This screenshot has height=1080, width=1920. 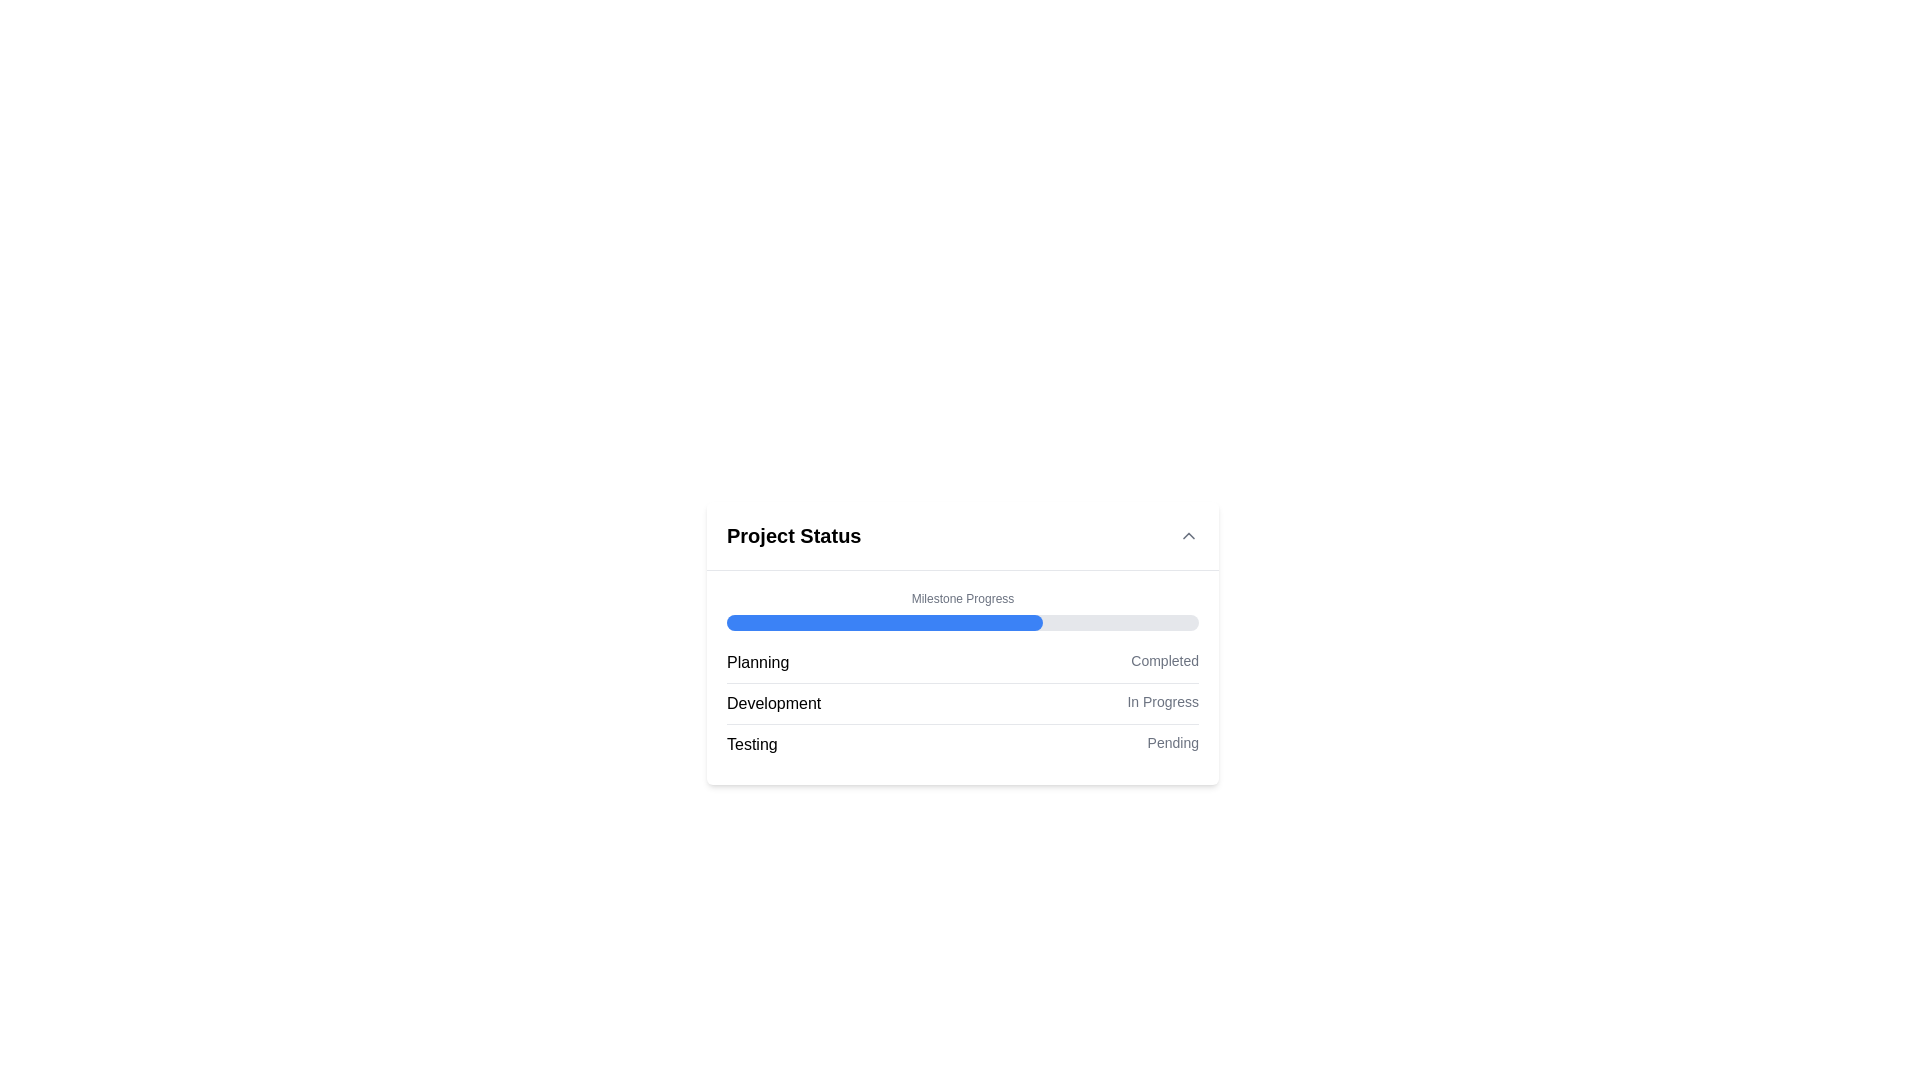 What do you see at coordinates (963, 609) in the screenshot?
I see `the 'Milestone Progress' progress bar, which is visually represented with a blue-filled bar against a gray background, located below the 'Project Status' heading` at bounding box center [963, 609].